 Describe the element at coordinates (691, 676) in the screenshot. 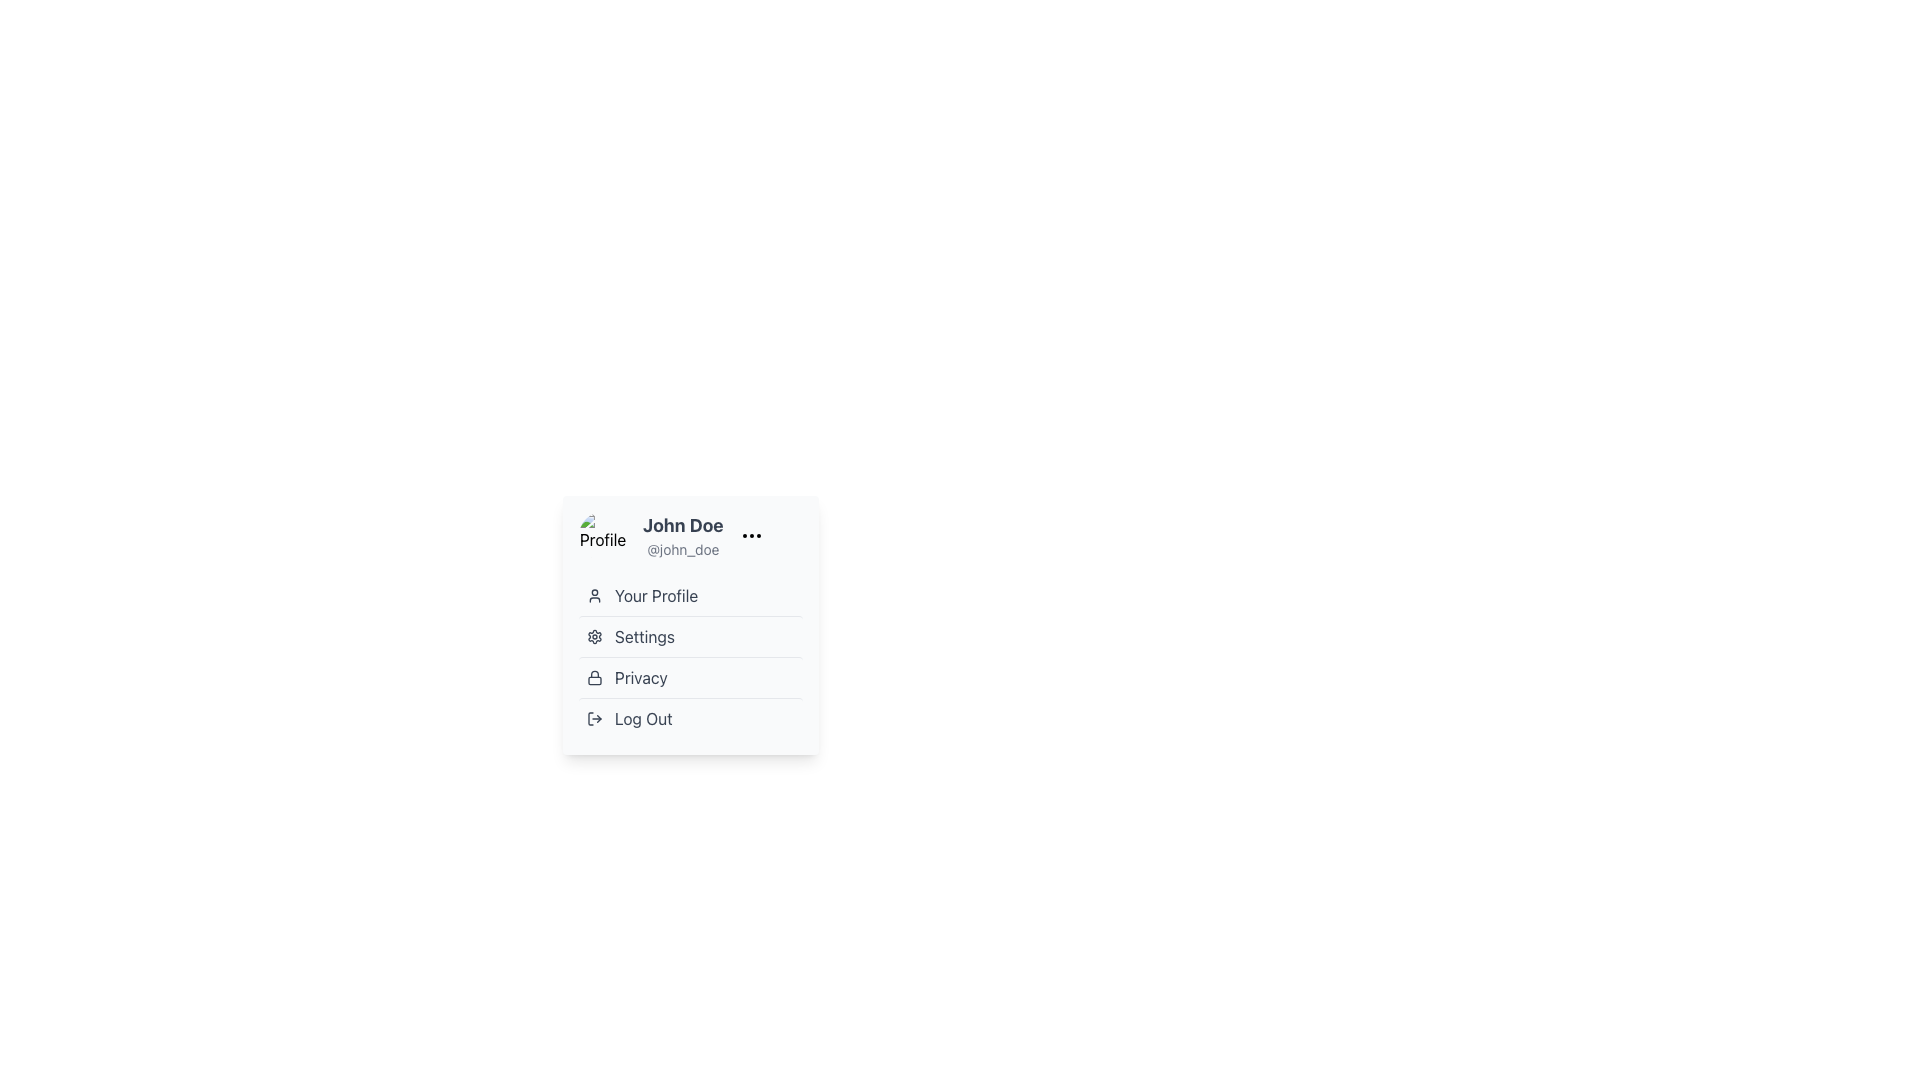

I see `the 'Privacy' list item with a lock icon, the third option in the vertical dropdown menu` at that location.